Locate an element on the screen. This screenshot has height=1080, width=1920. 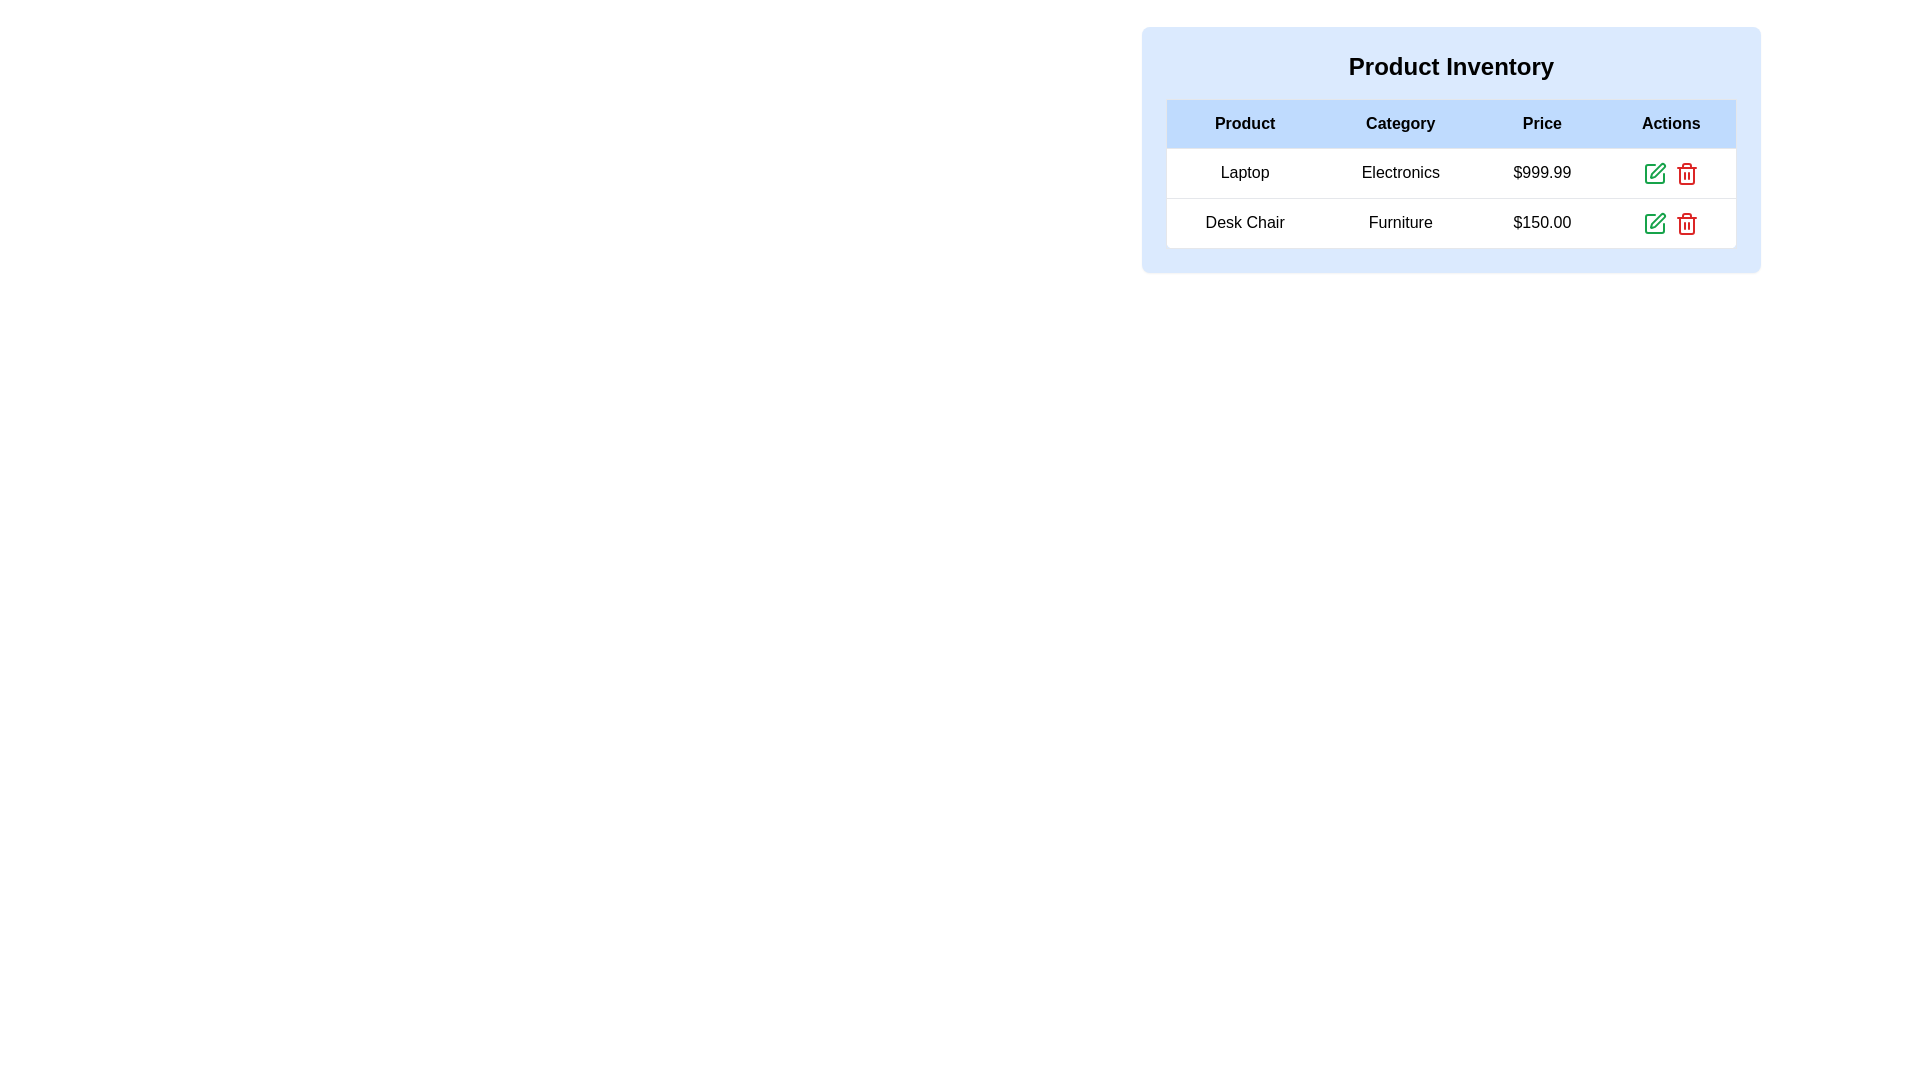
the red trash bin icon is located at coordinates (1686, 223).